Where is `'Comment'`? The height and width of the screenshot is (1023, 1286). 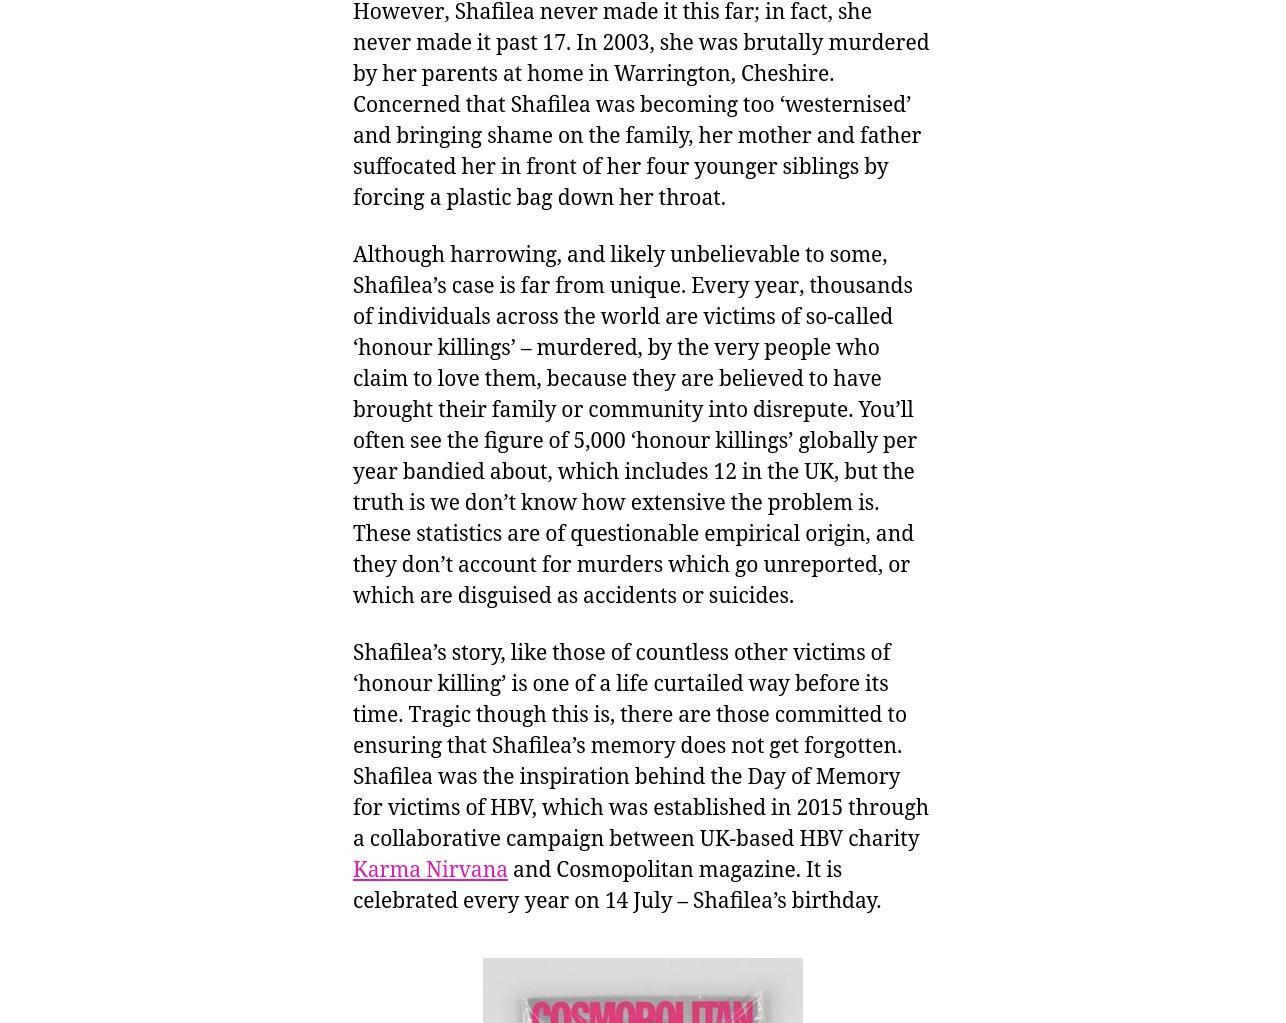 'Comment' is located at coordinates (1106, 949).